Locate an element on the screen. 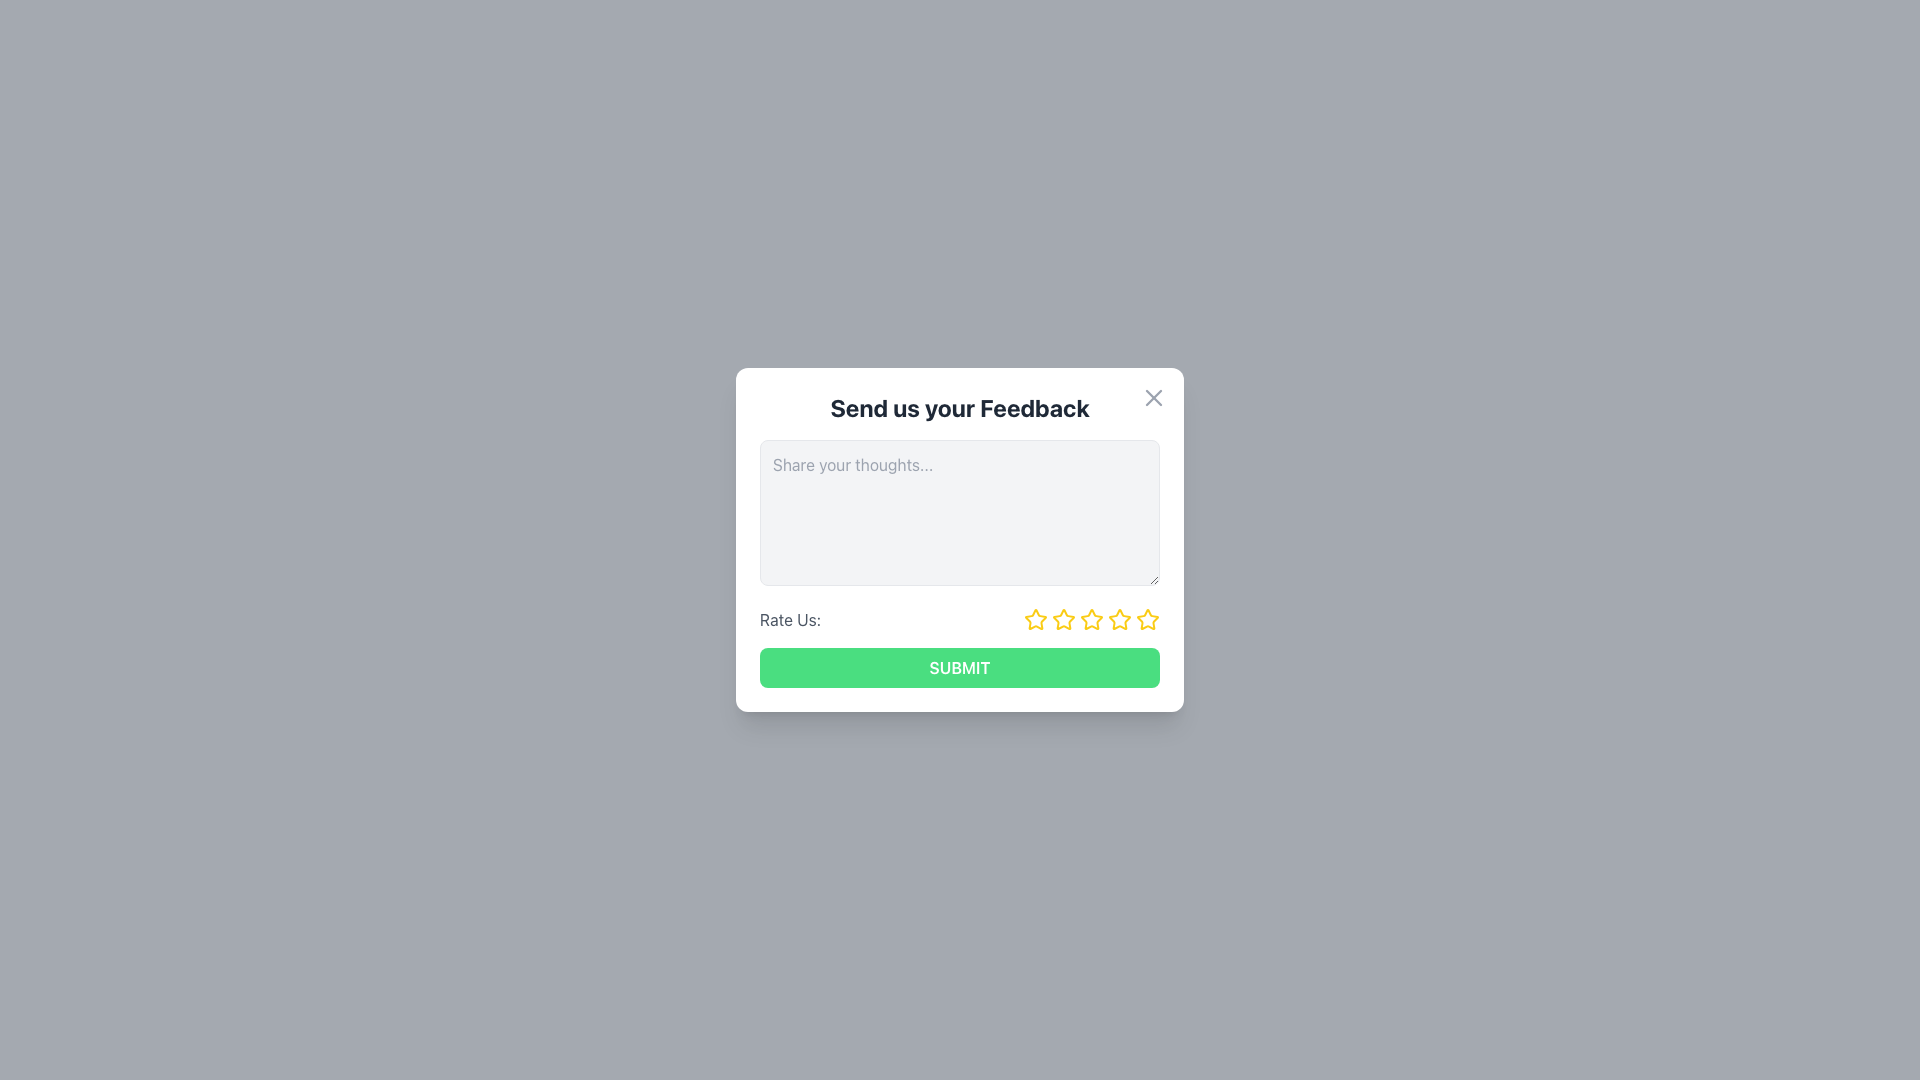 This screenshot has width=1920, height=1080. the fifth and last yellow star icon in the five-star rating system located at the far-right end of the row, below the text area in the feedback form dialog is located at coordinates (1118, 618).